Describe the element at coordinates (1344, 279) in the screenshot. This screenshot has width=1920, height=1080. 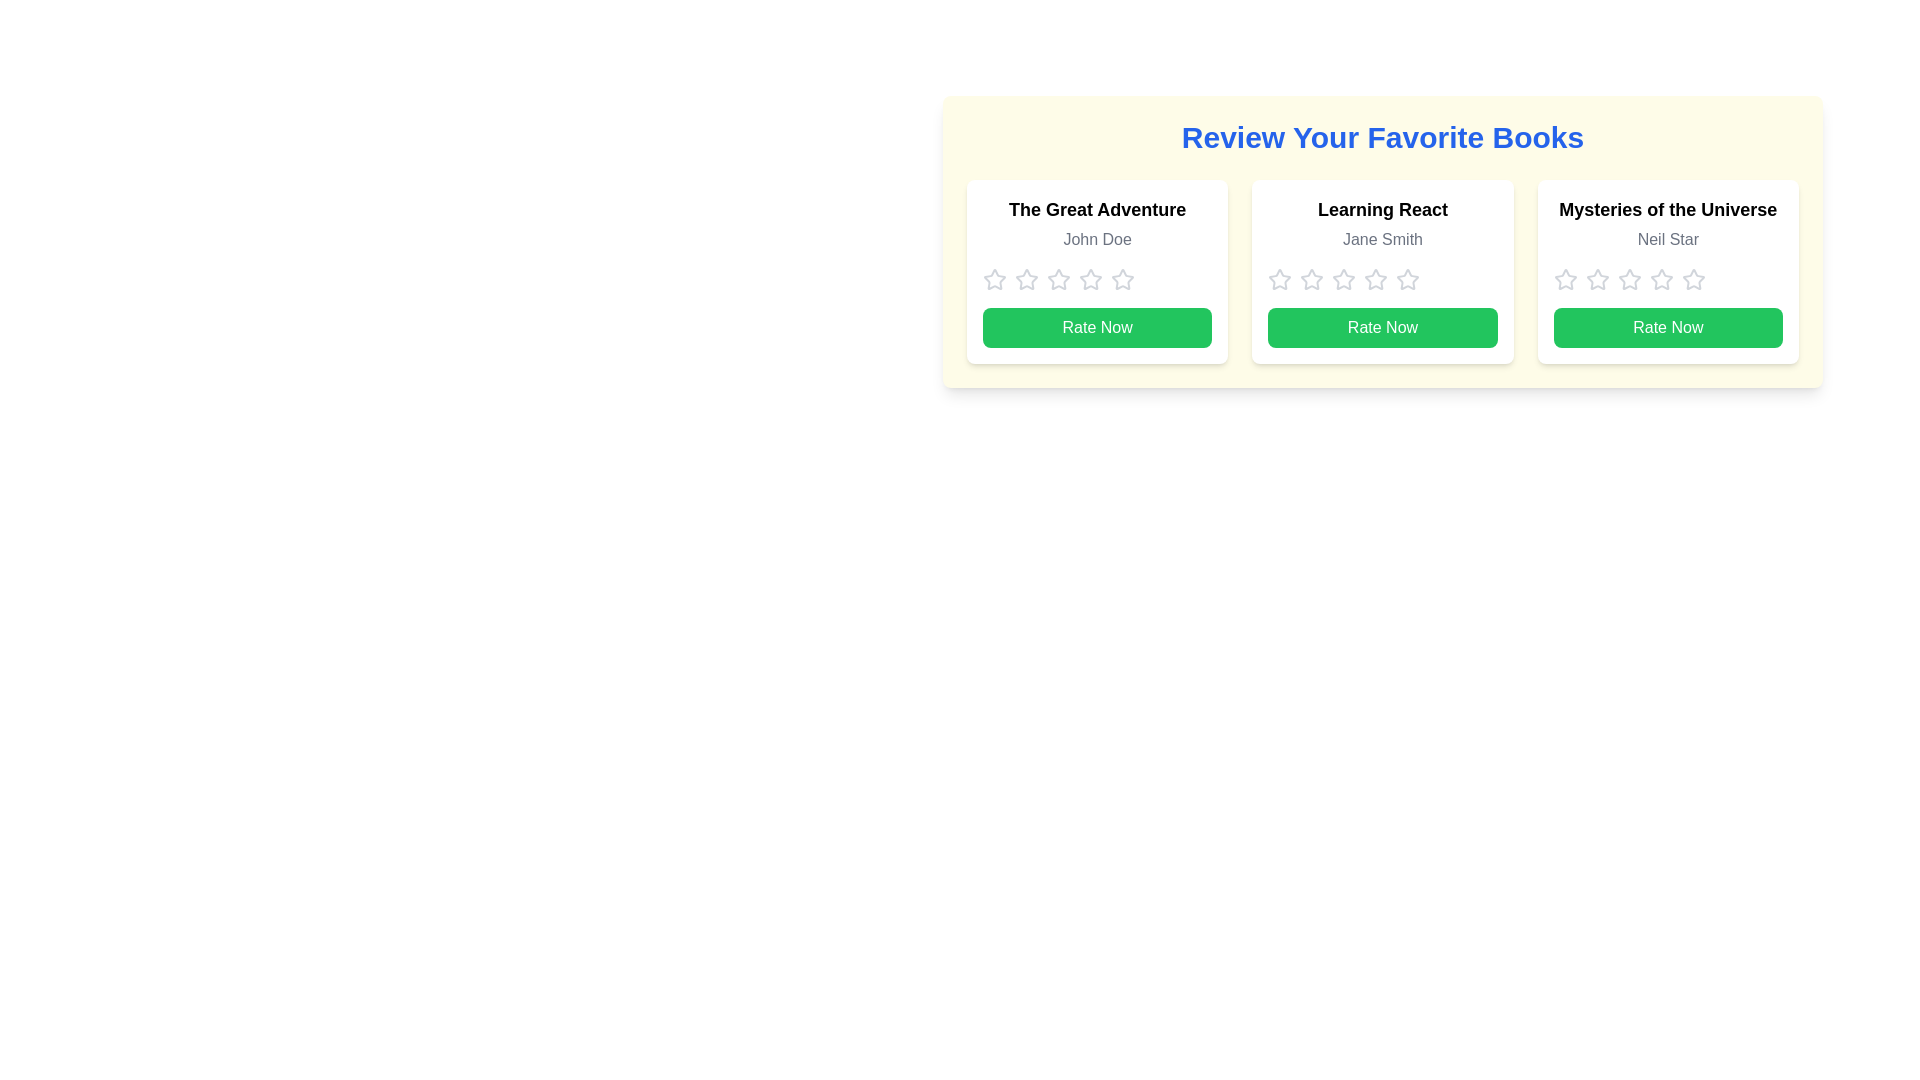
I see `the second rating star in the rating row of the 'Learning React' book card` at that location.